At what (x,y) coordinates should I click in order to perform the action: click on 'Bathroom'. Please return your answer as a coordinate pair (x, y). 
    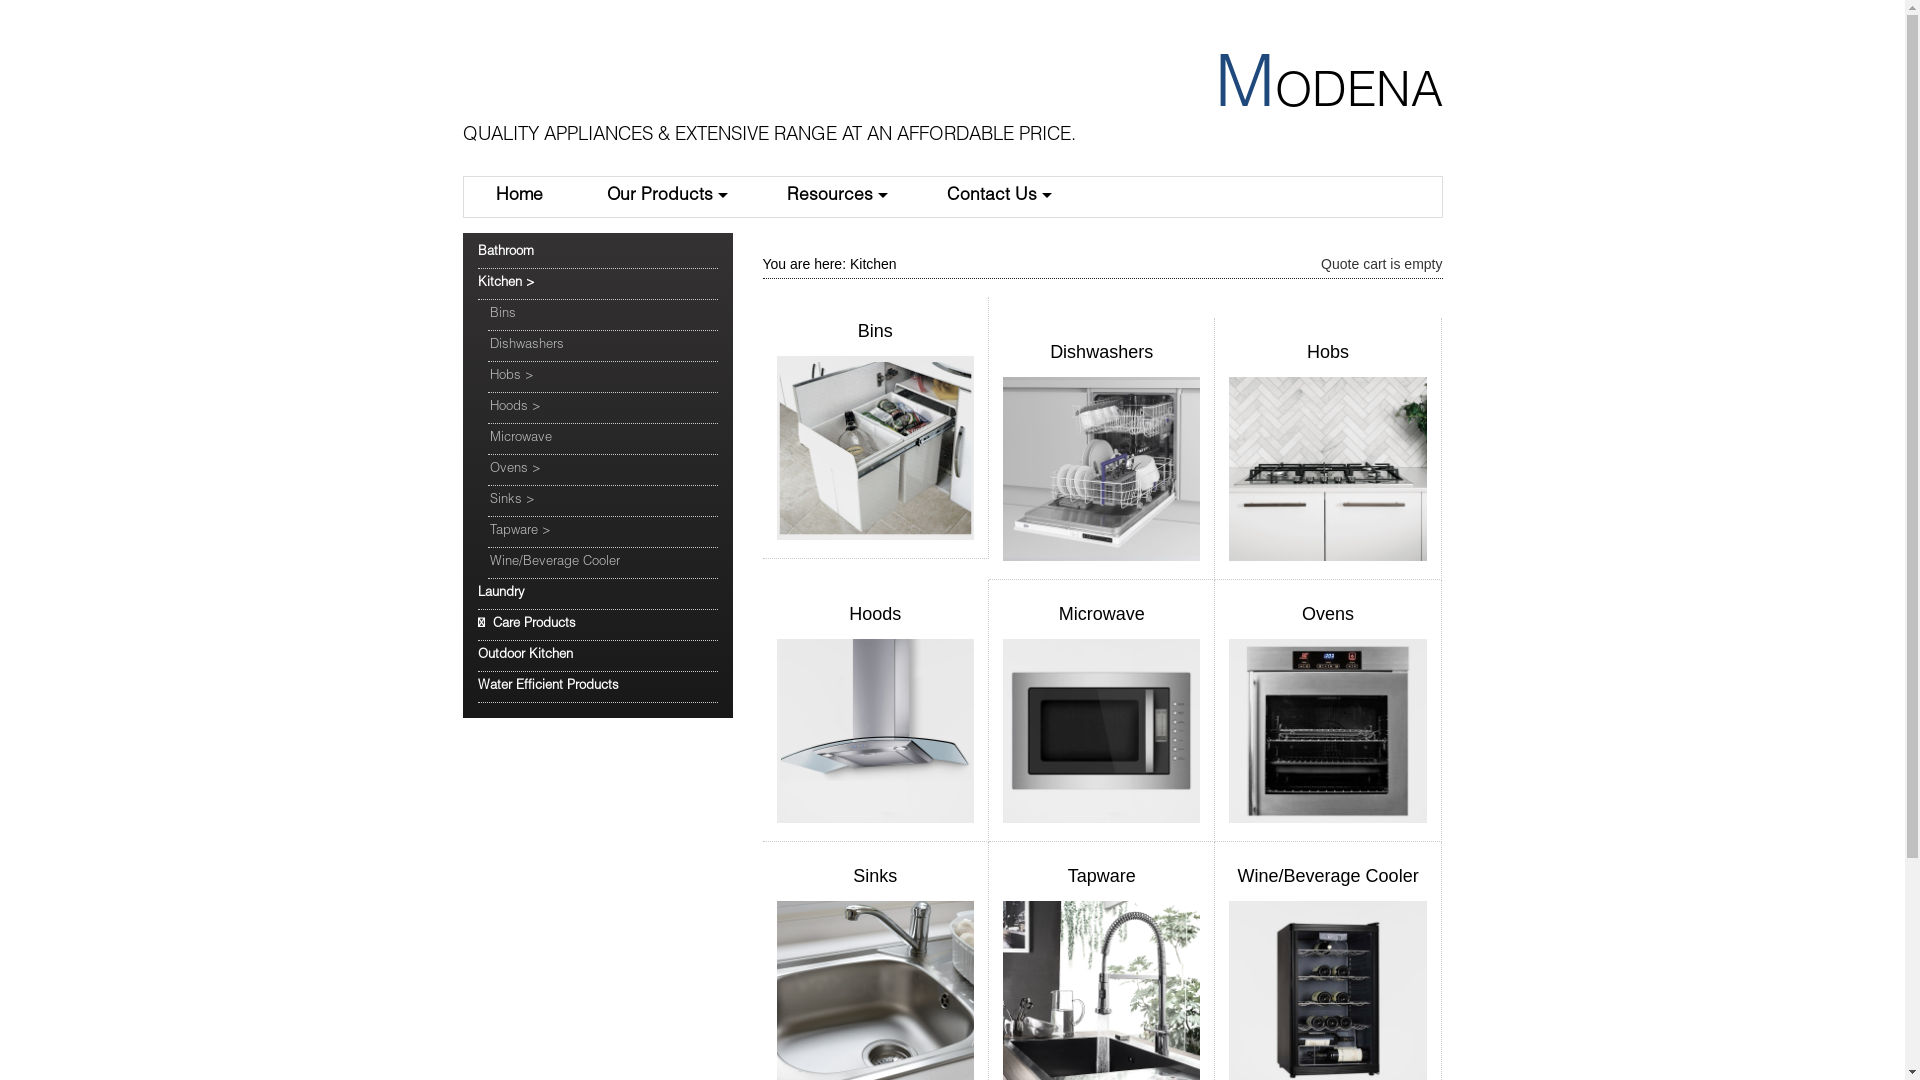
    Looking at the image, I should click on (477, 252).